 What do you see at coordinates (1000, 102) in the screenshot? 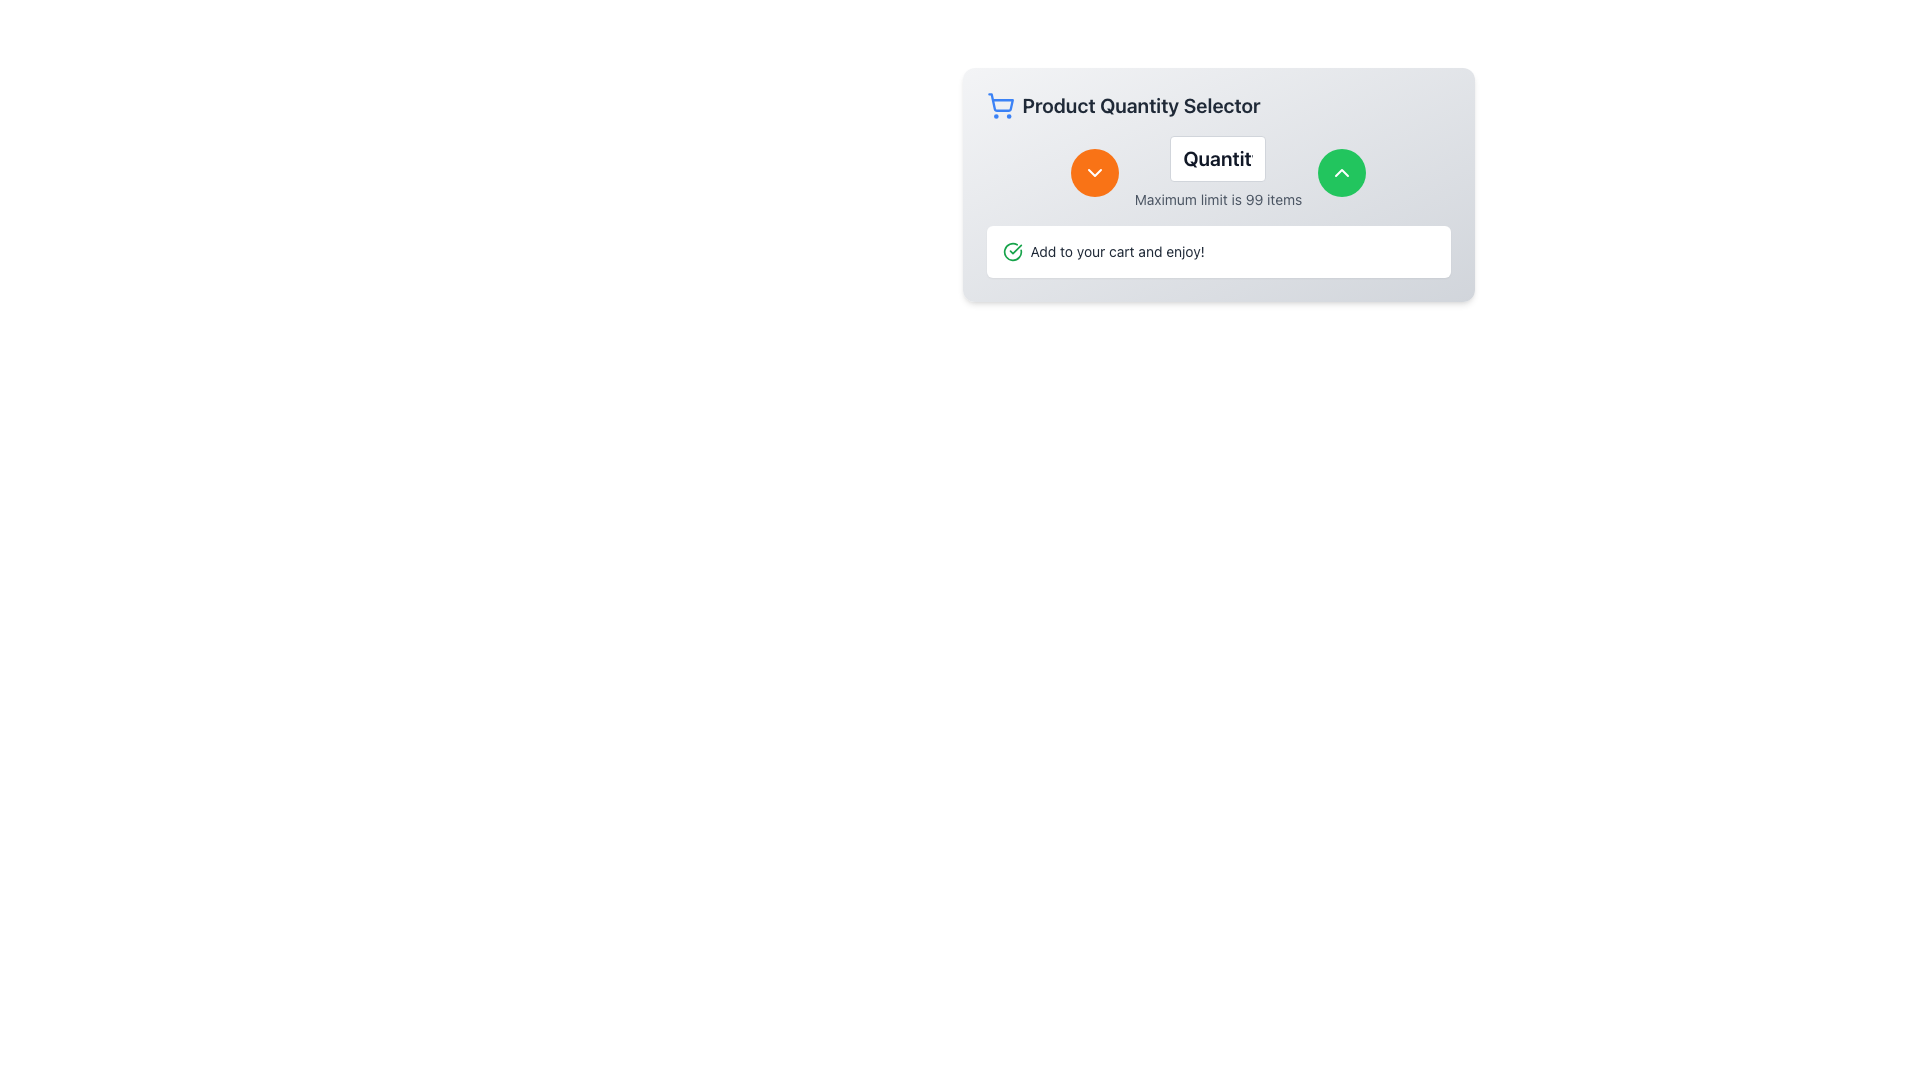
I see `the shopping cart icon, which is a blue outlined vector graphic located near the top-left corner of the product quantity selector panel` at bounding box center [1000, 102].